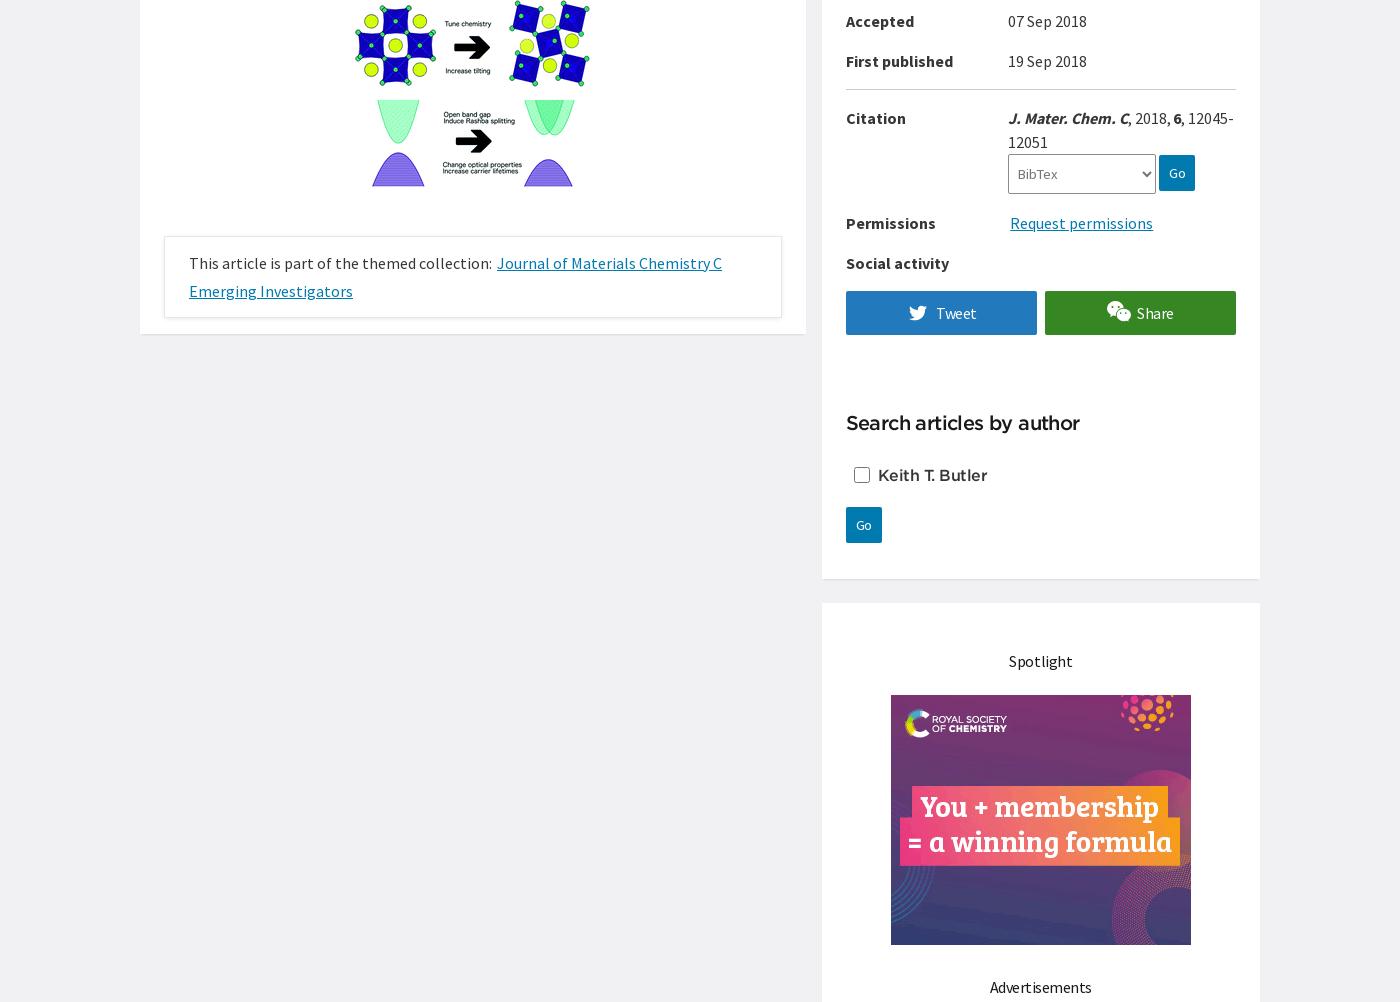  What do you see at coordinates (1155, 312) in the screenshot?
I see `'Share'` at bounding box center [1155, 312].